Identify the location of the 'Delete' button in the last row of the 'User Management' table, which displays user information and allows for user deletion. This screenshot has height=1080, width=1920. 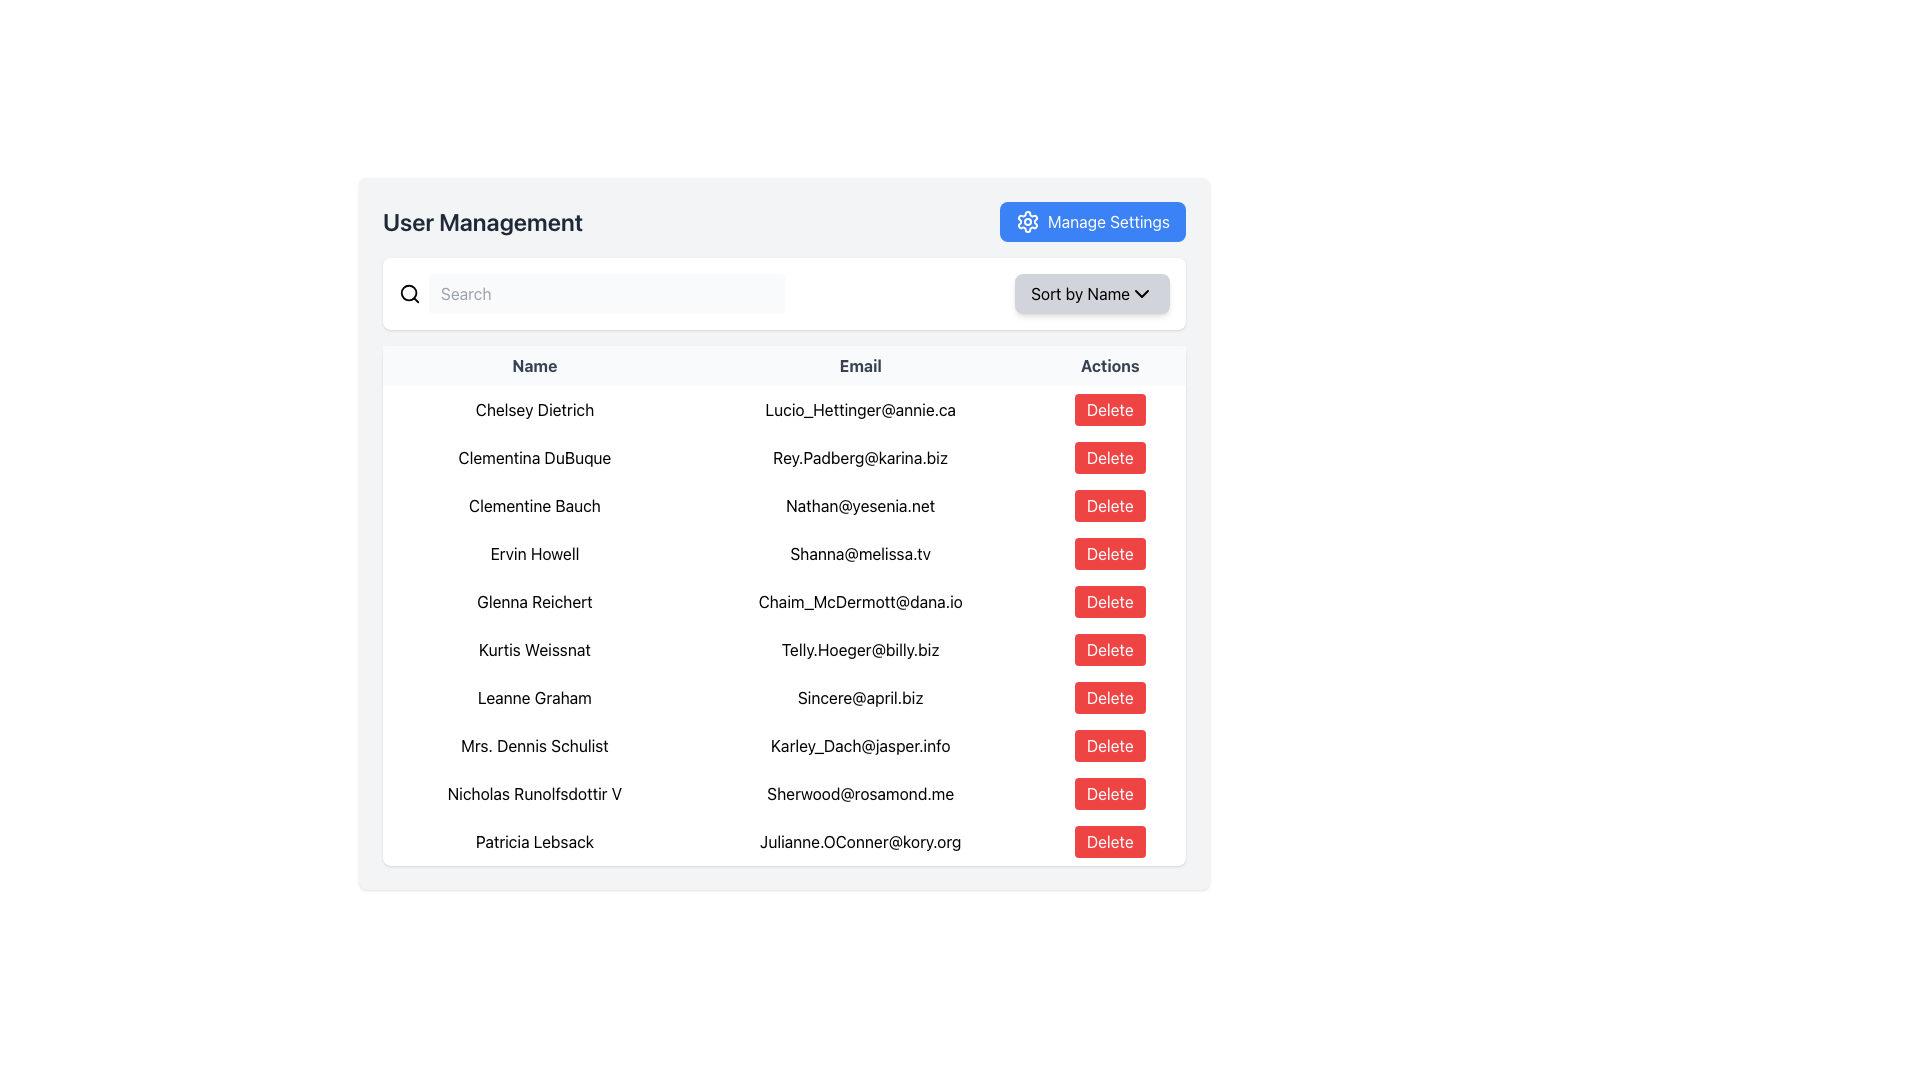
(783, 841).